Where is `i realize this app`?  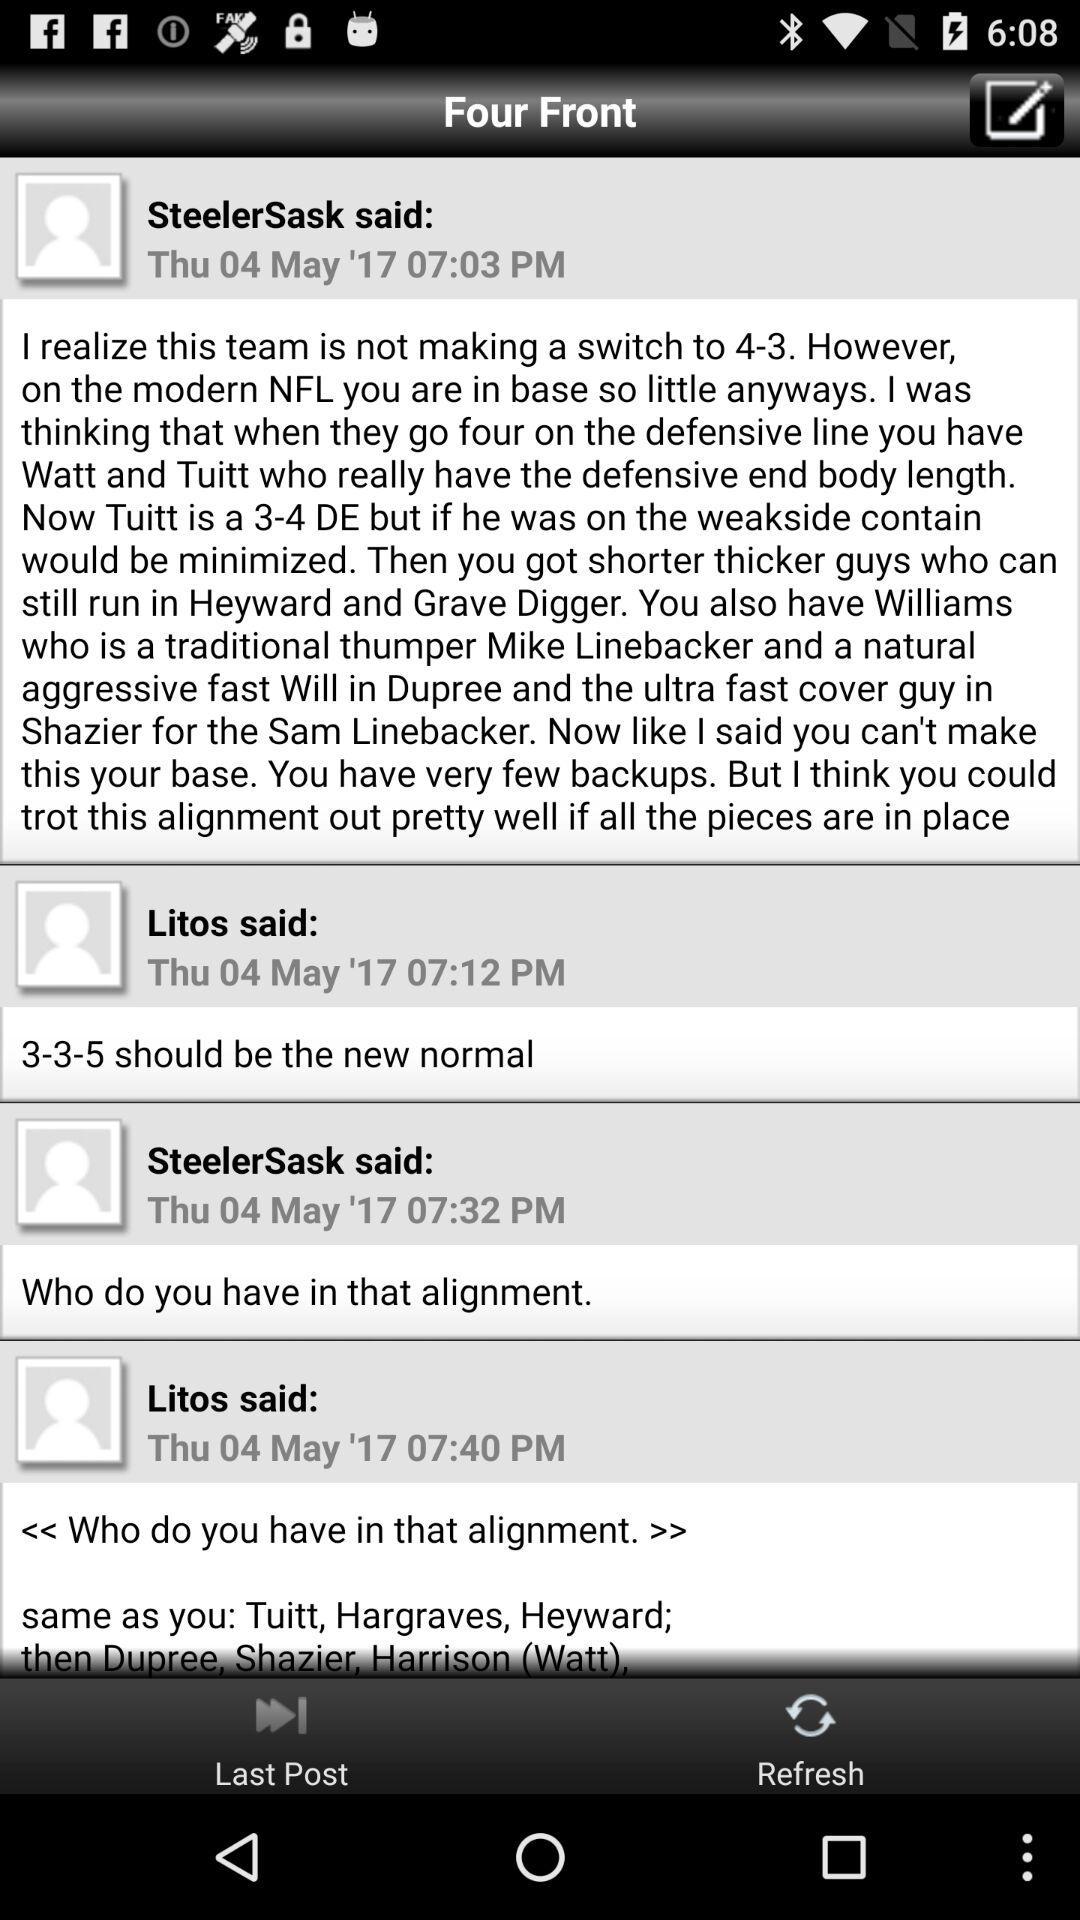 i realize this app is located at coordinates (540, 579).